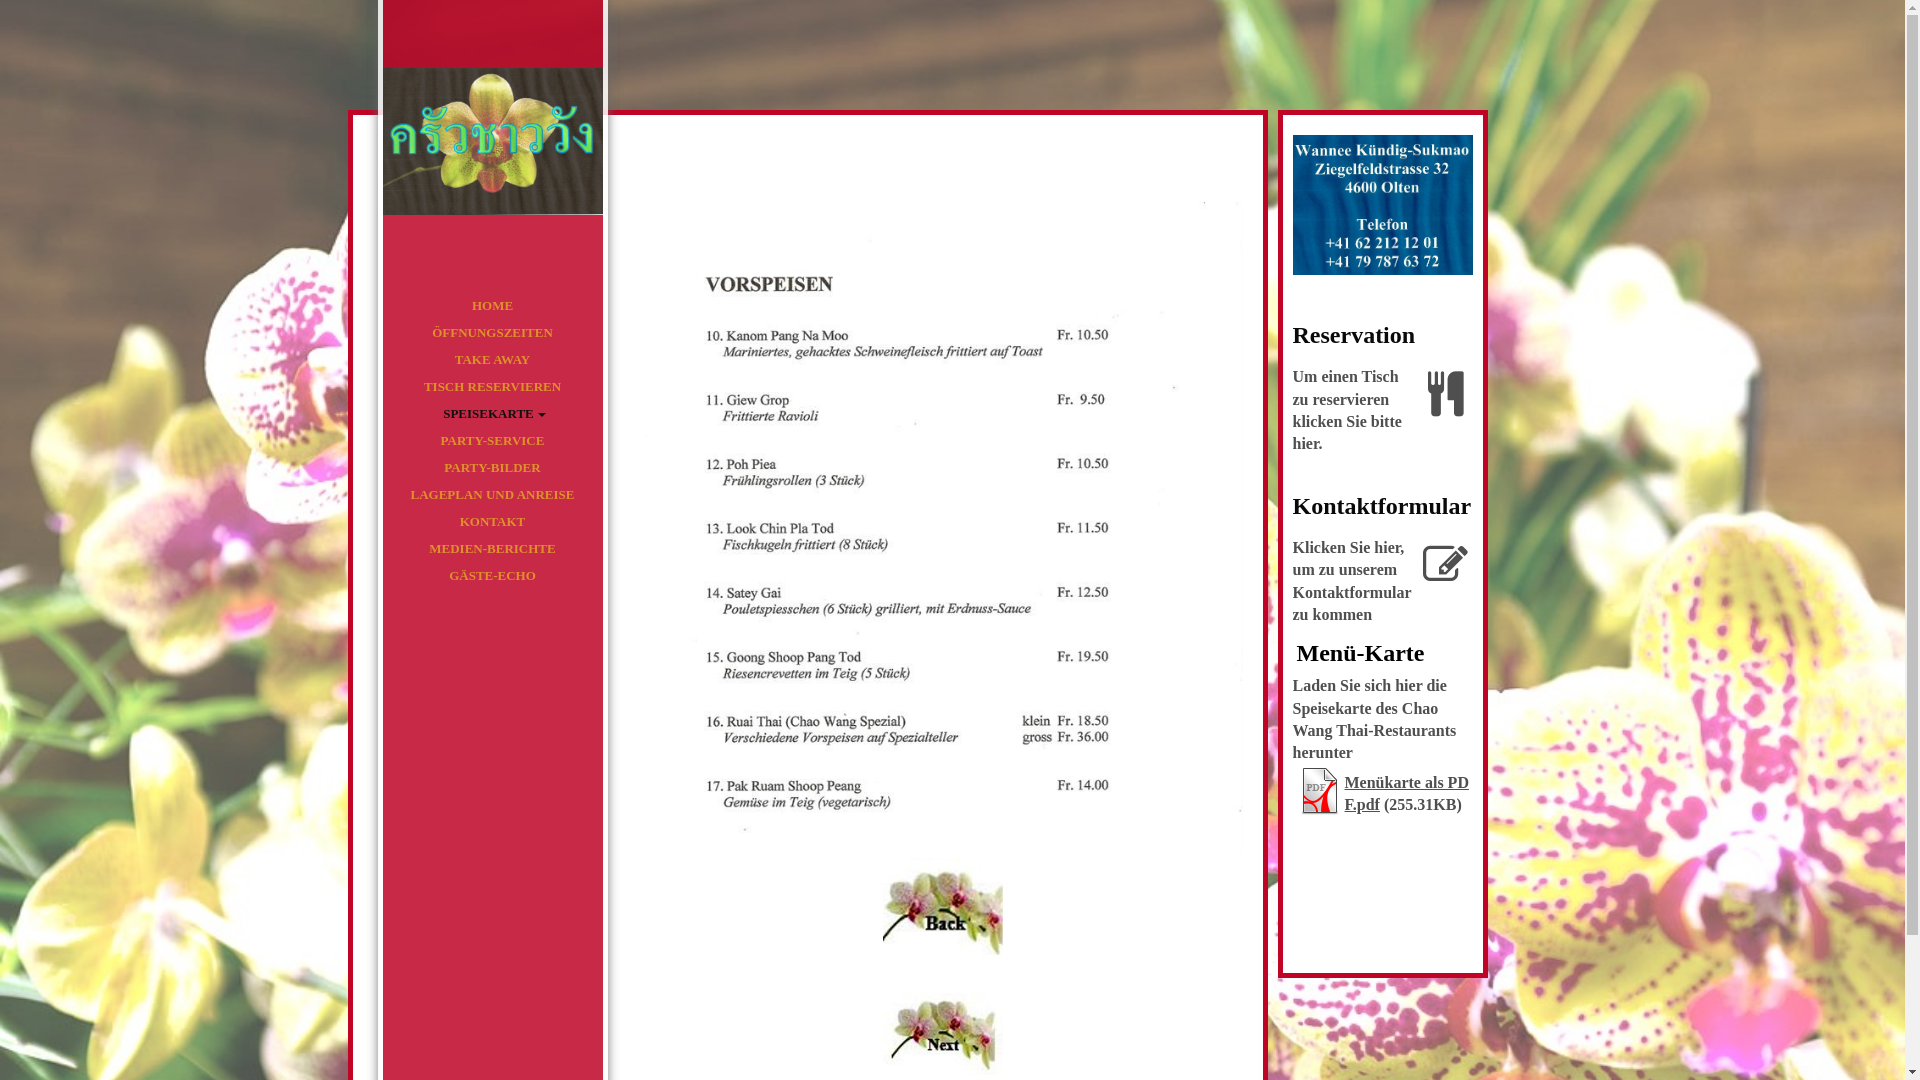 The image size is (1920, 1080). Describe the element at coordinates (491, 467) in the screenshot. I see `'PARTY-BILDER'` at that location.